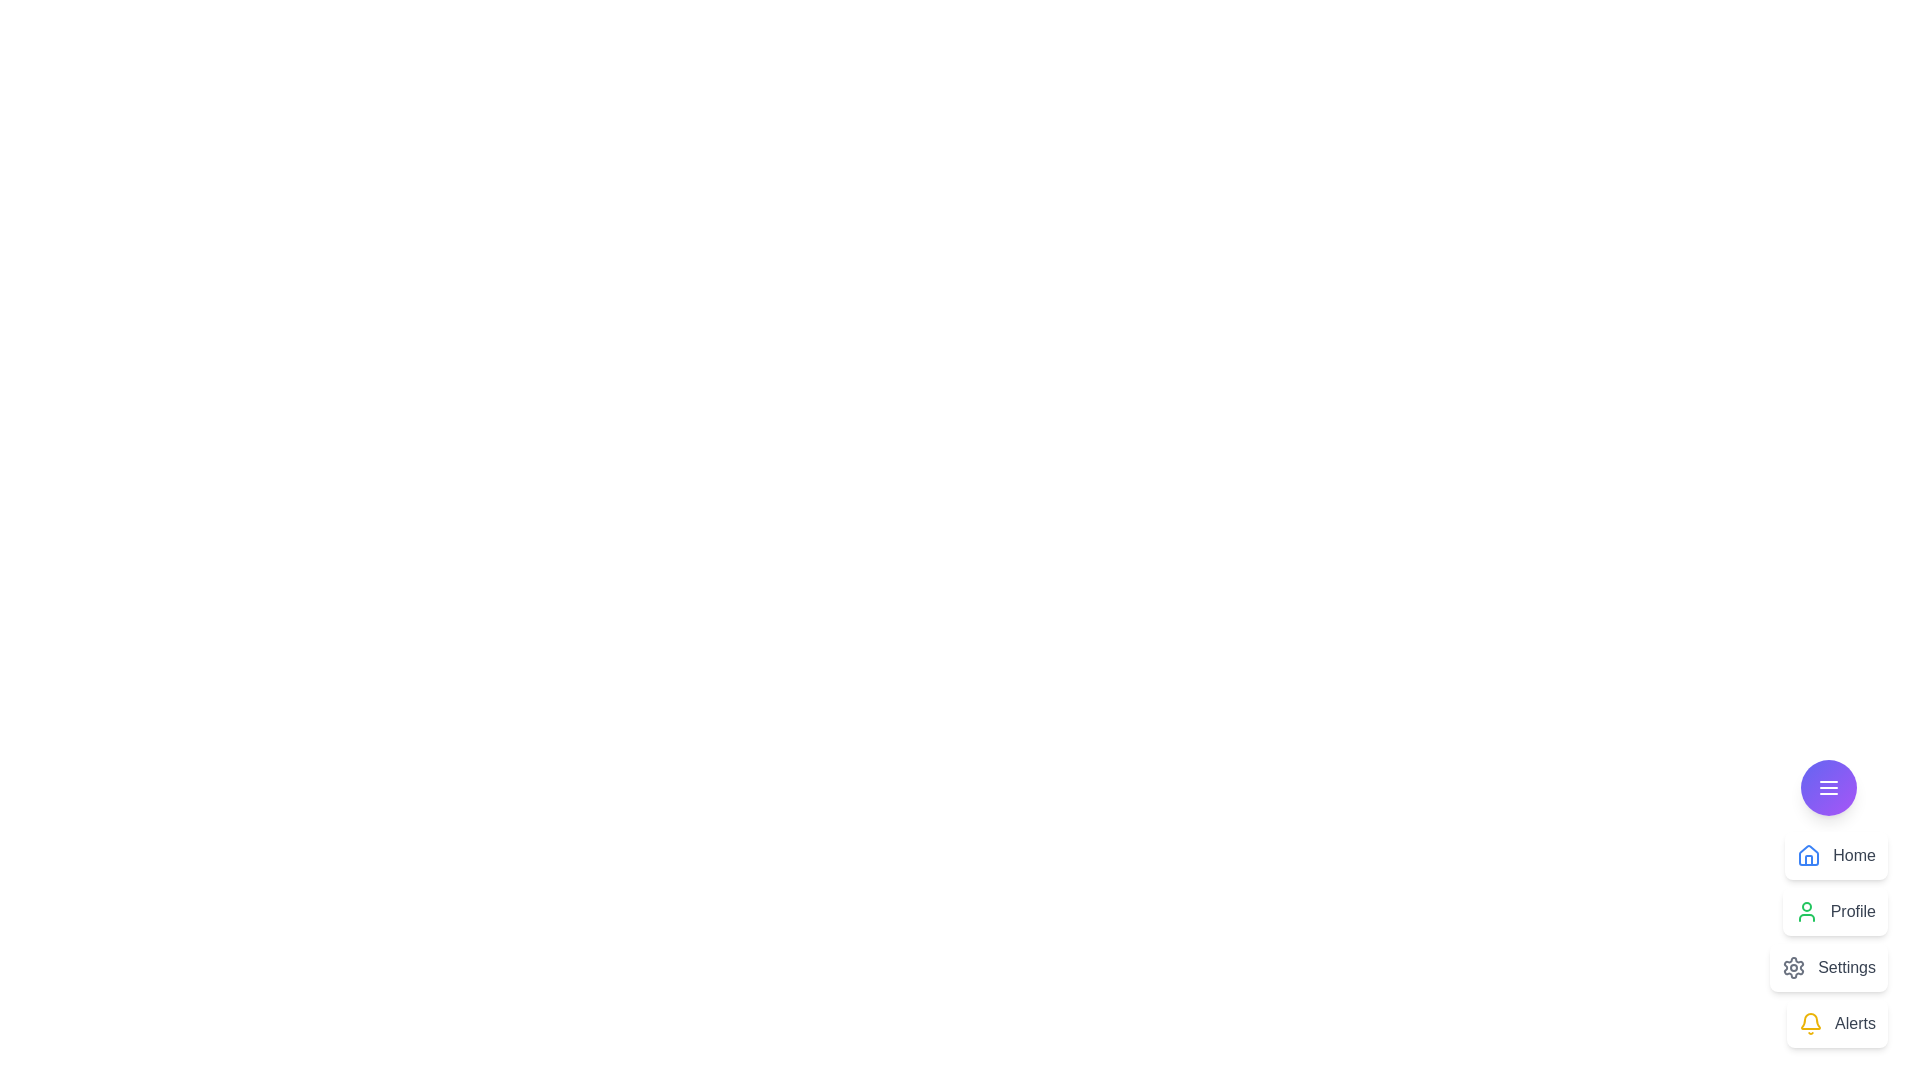  What do you see at coordinates (1829, 967) in the screenshot?
I see `the menu item Settings from the speed dial menu` at bounding box center [1829, 967].